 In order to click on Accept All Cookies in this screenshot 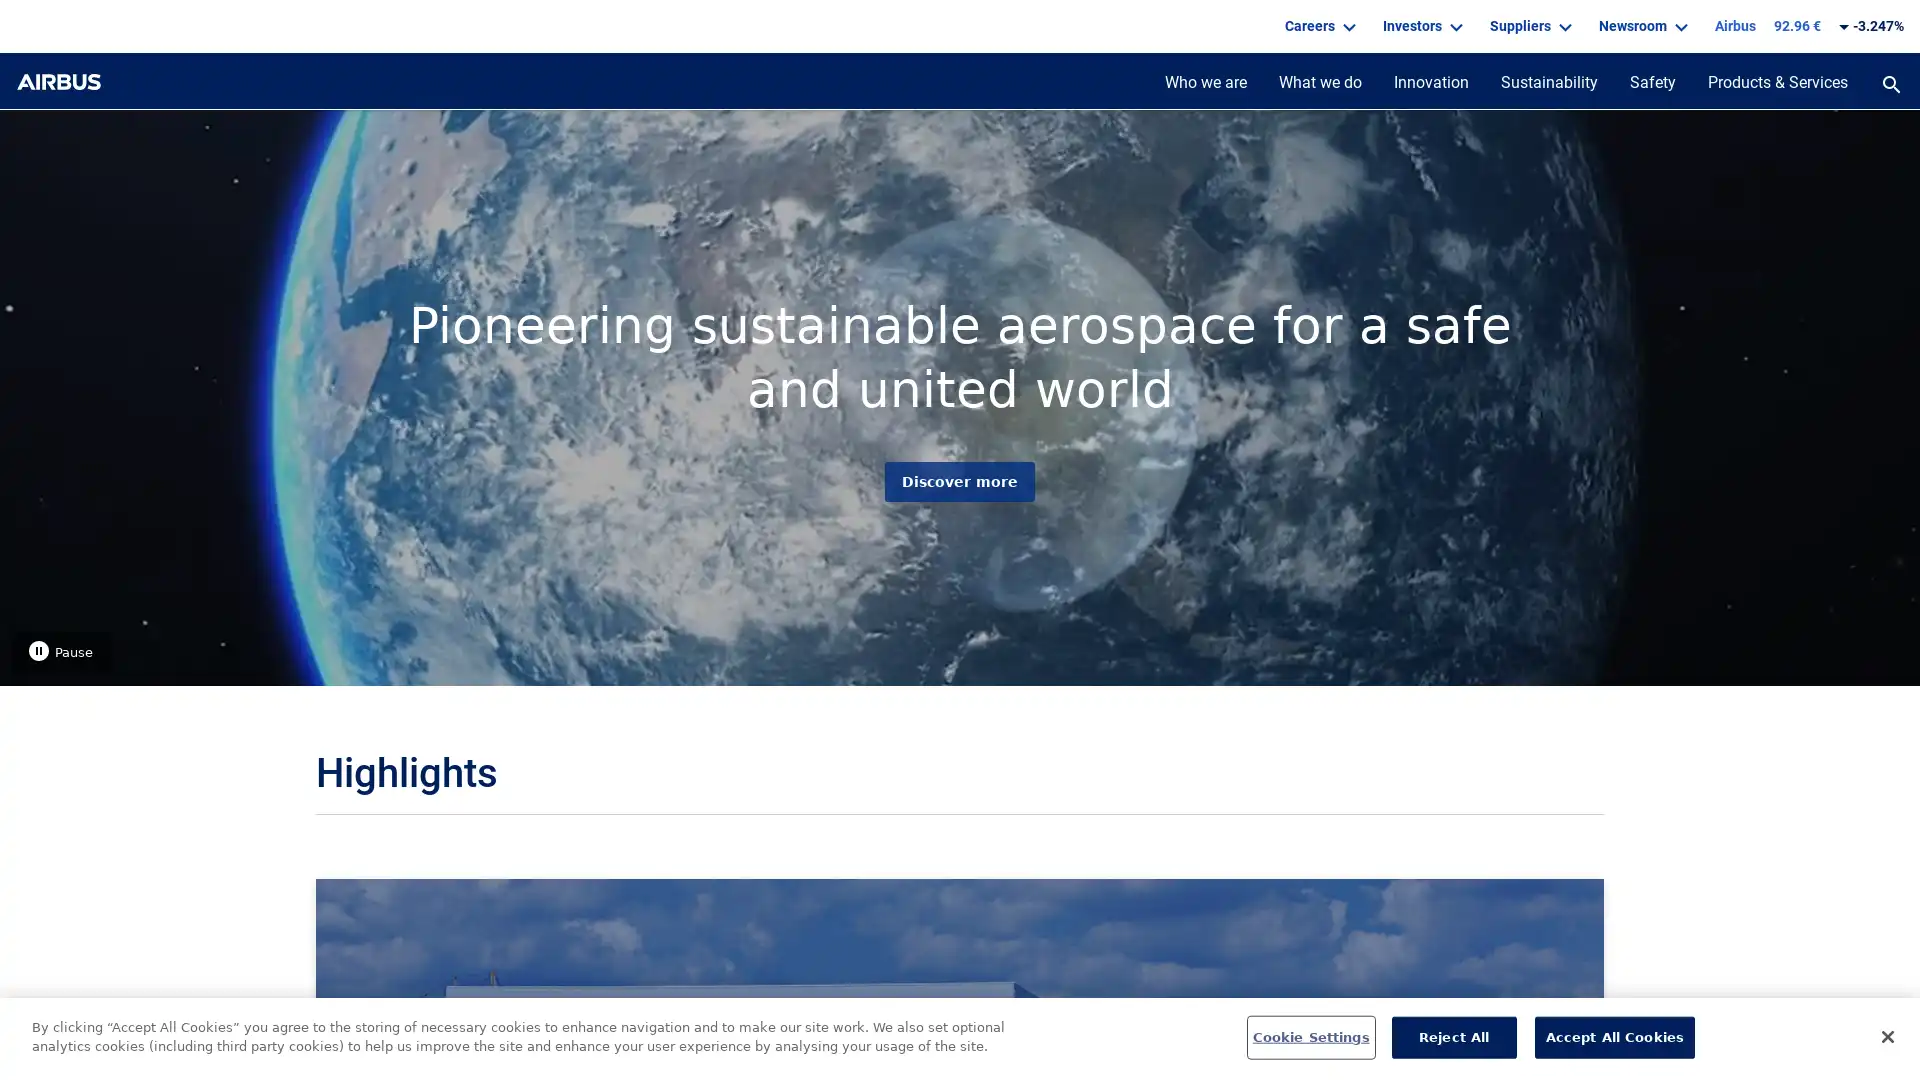, I will do `click(1614, 1036)`.